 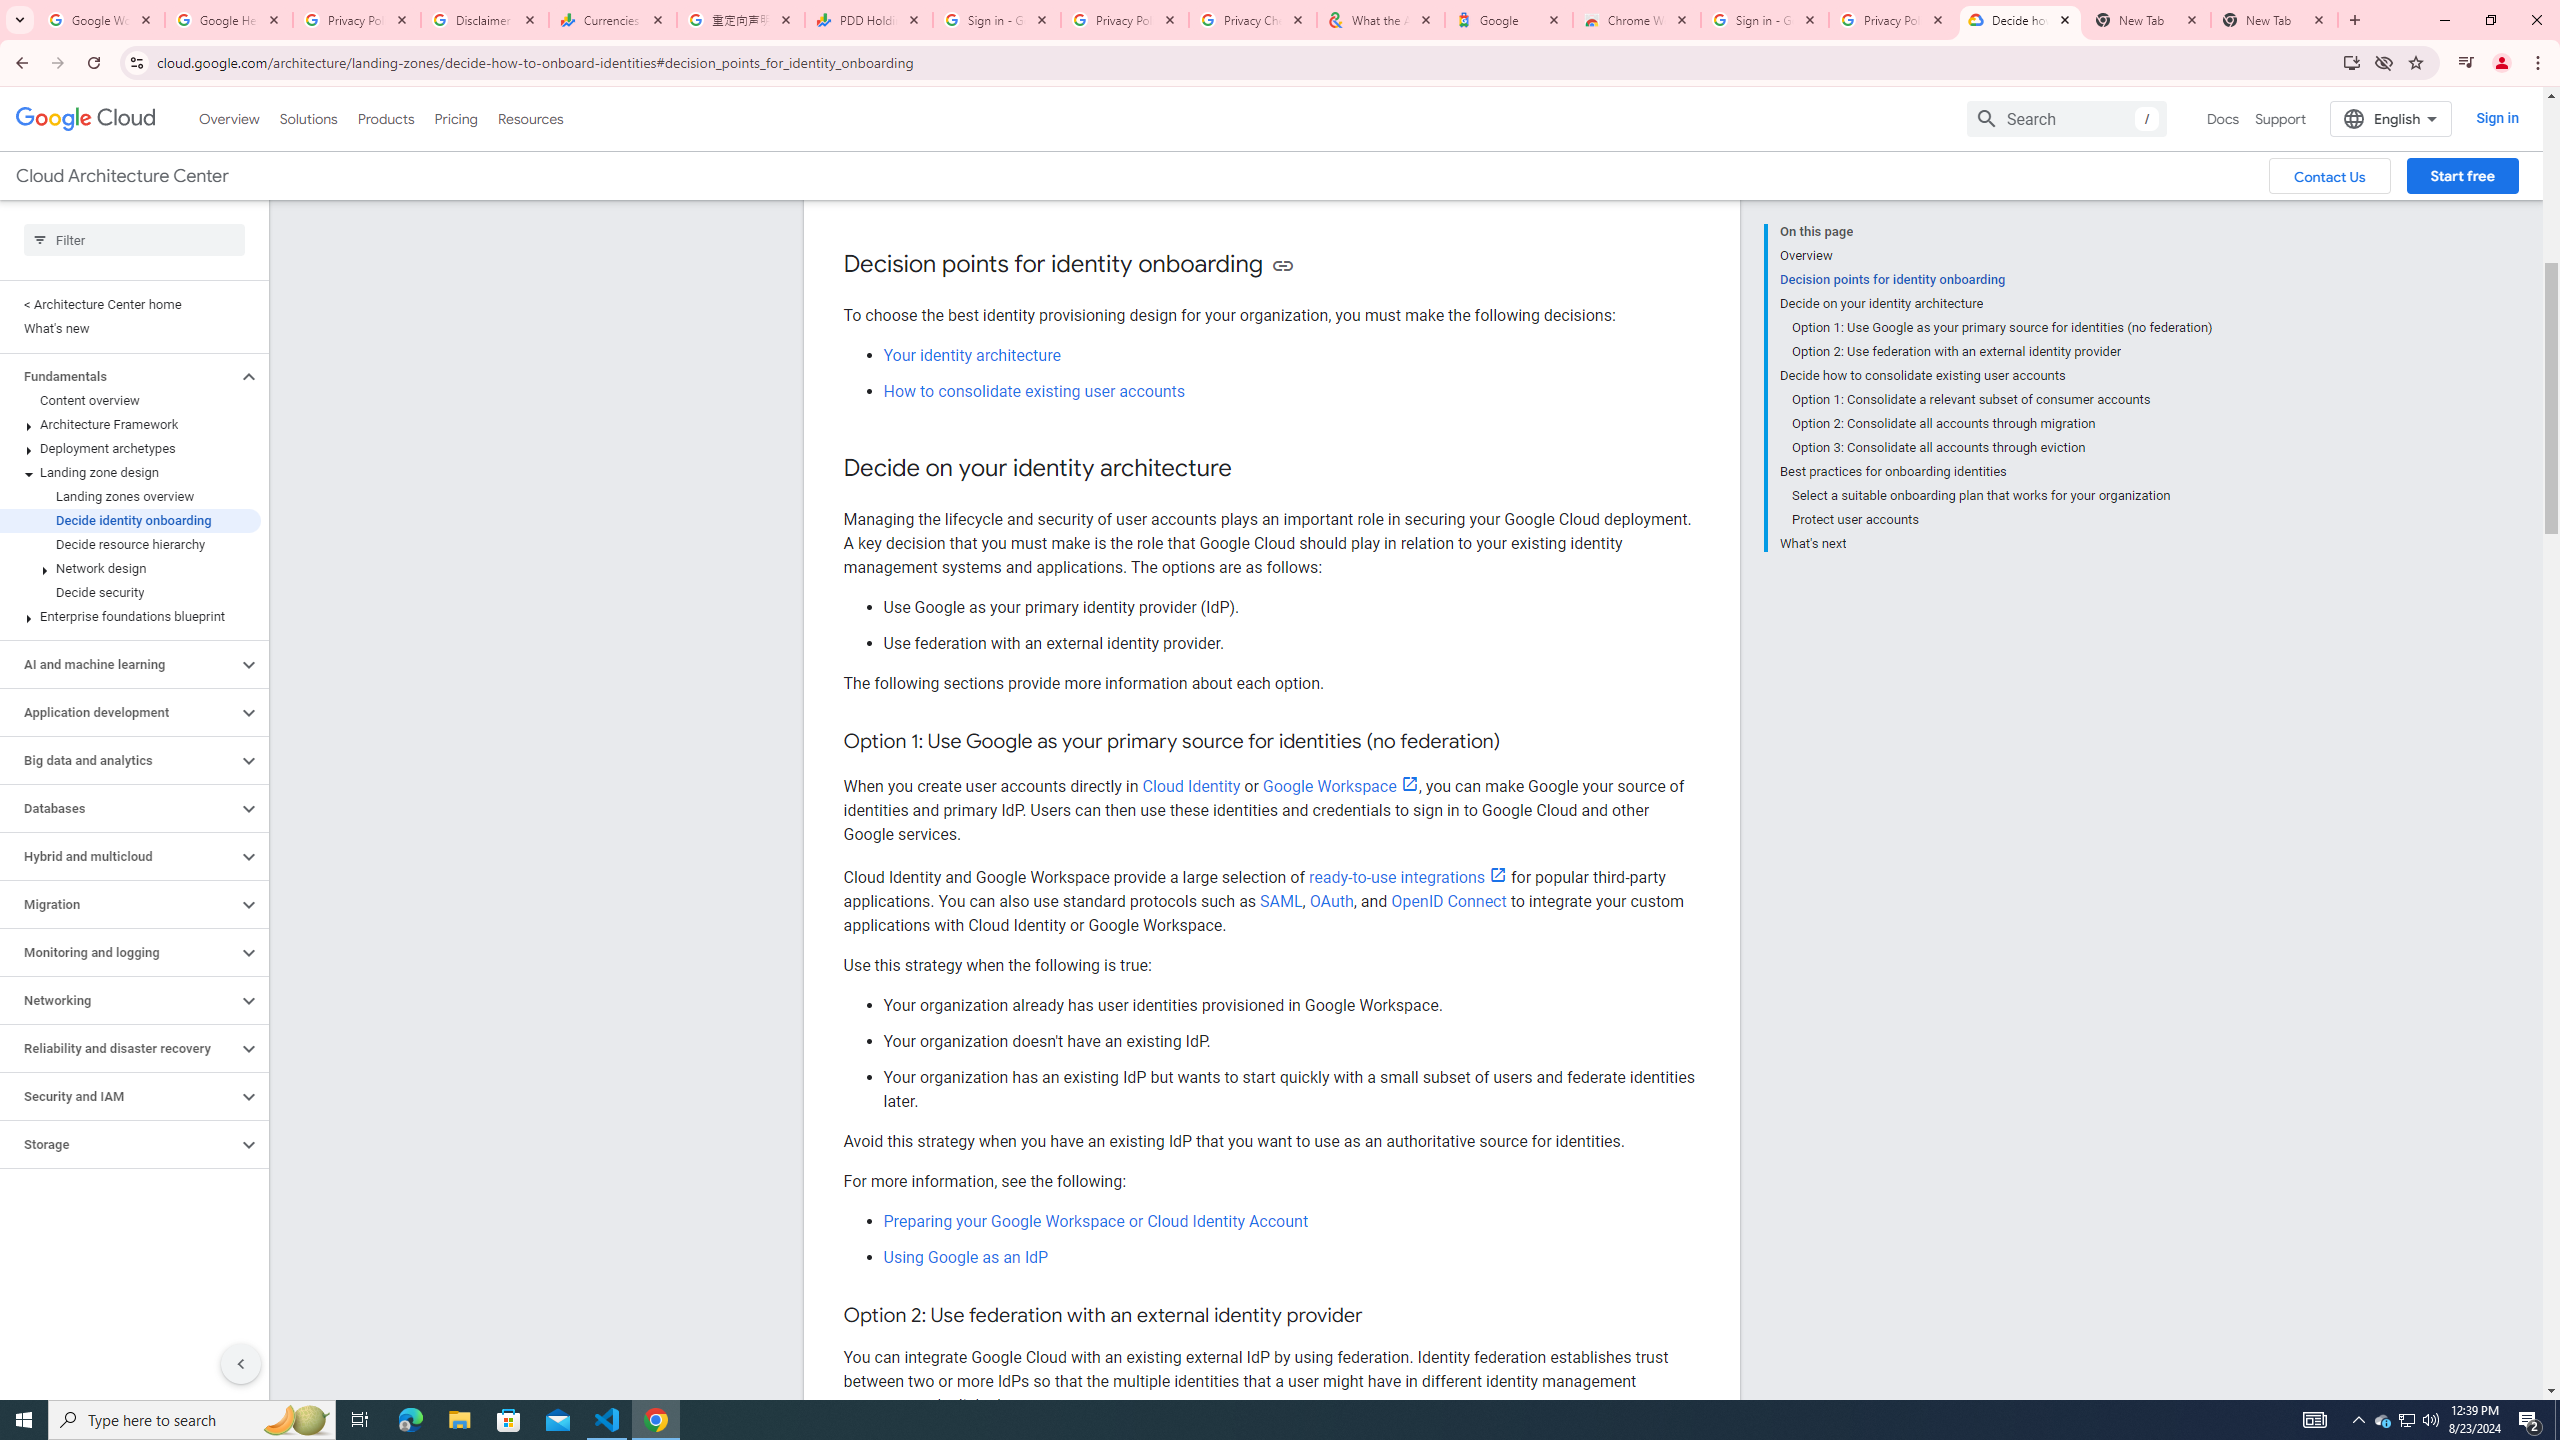 What do you see at coordinates (2001, 518) in the screenshot?
I see `'Protect user accounts'` at bounding box center [2001, 518].